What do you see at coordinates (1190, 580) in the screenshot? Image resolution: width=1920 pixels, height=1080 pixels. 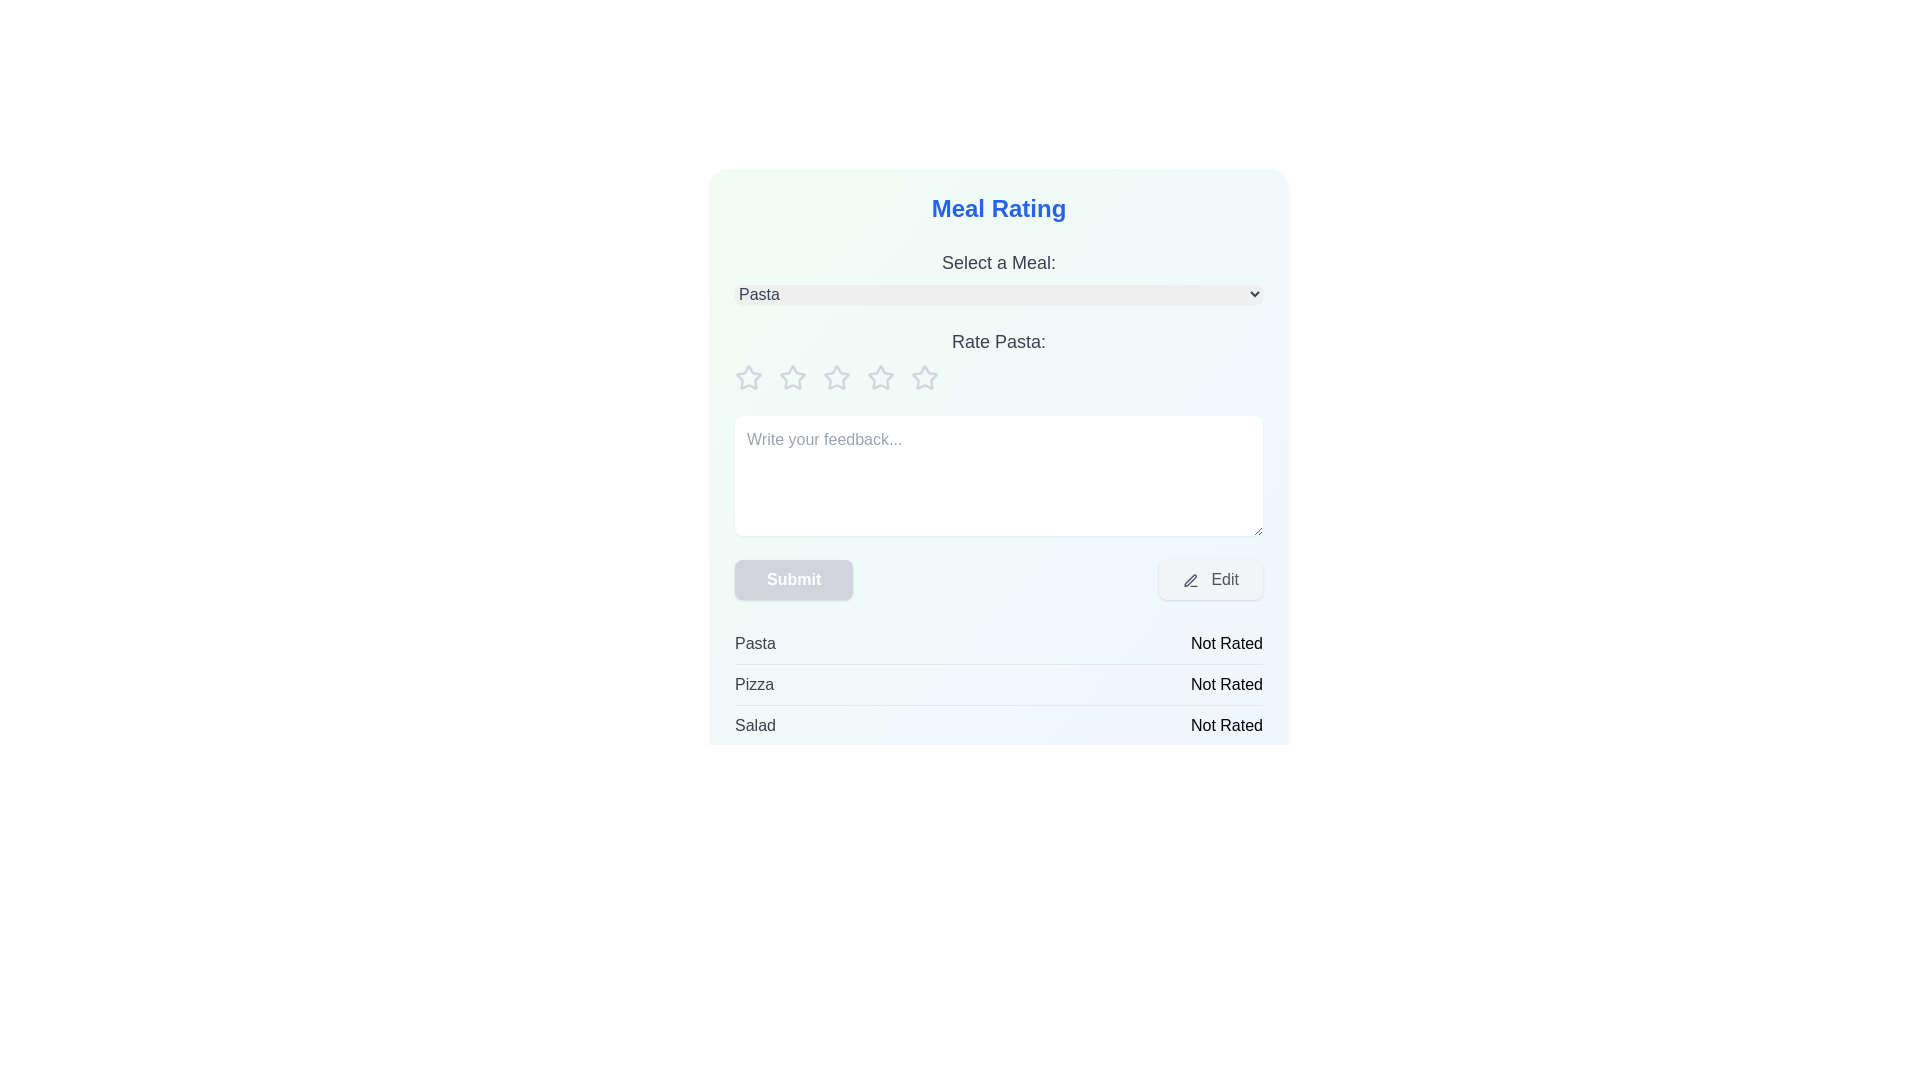 I see `the 'Edit' button icon located at the bottom-right area of the form to initiate edit actions` at bounding box center [1190, 580].